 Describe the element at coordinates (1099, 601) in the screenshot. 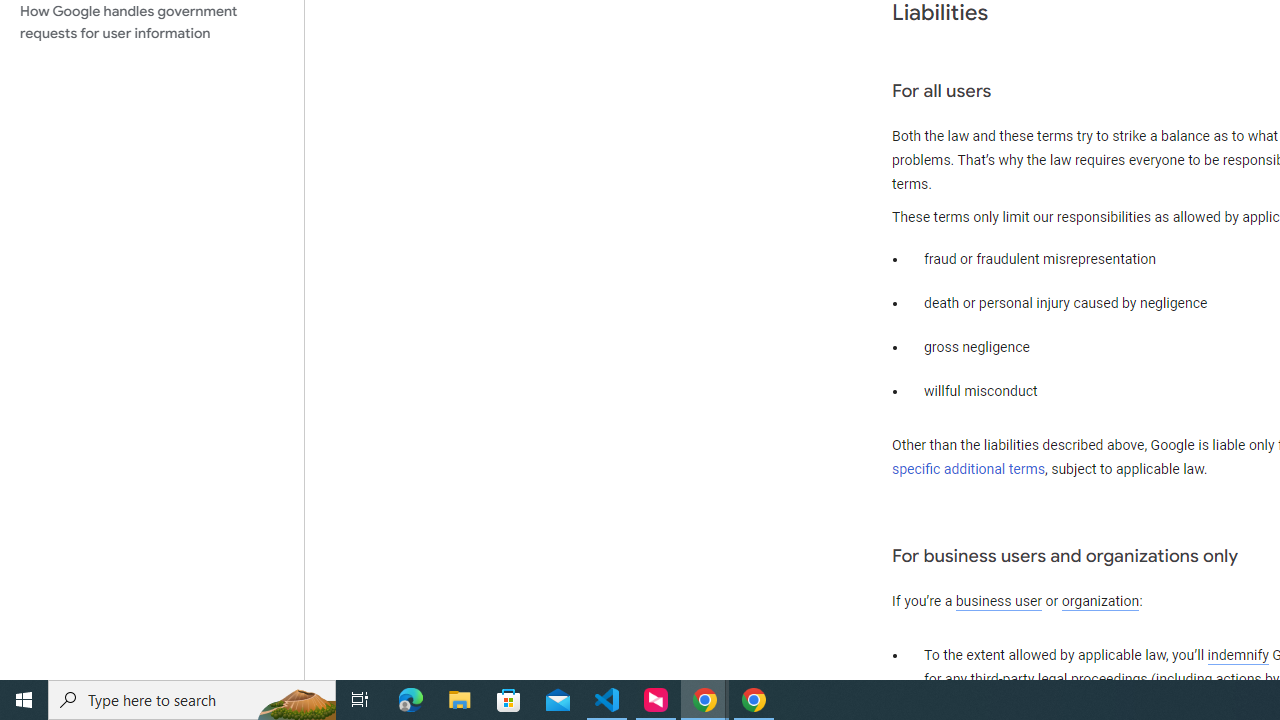

I see `'organization'` at that location.